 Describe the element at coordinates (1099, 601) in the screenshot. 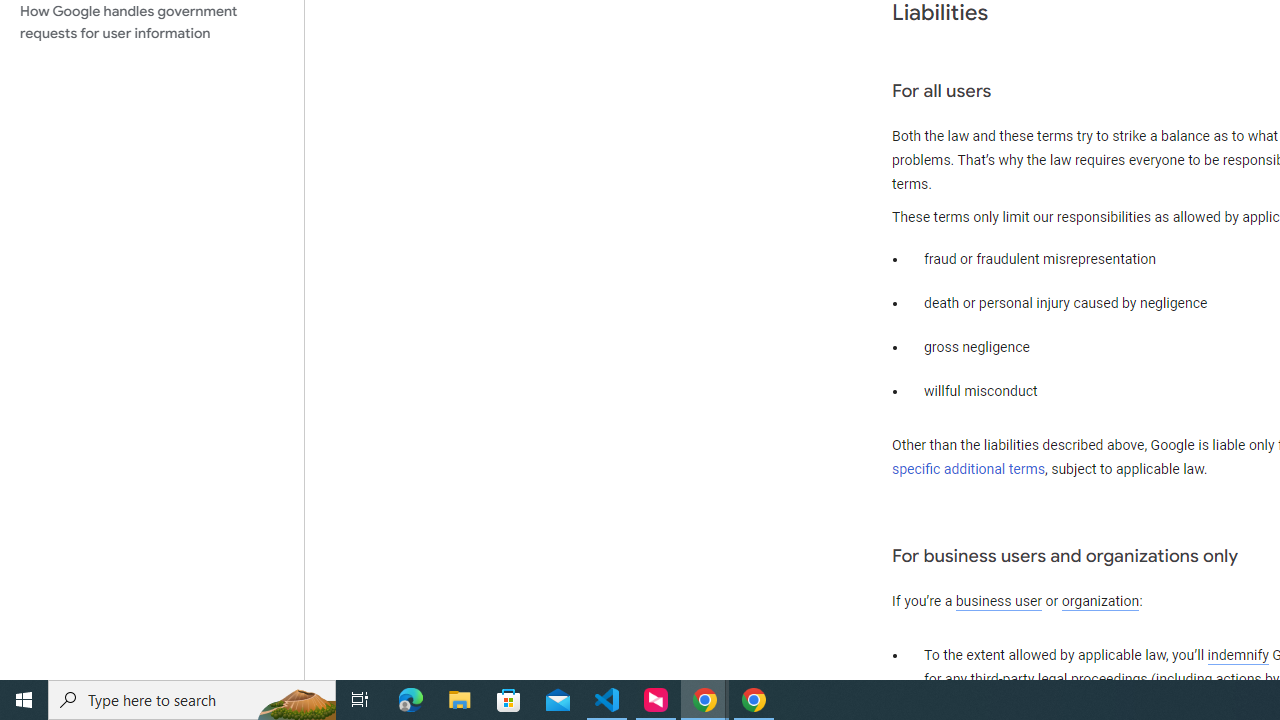

I see `'organization'` at that location.